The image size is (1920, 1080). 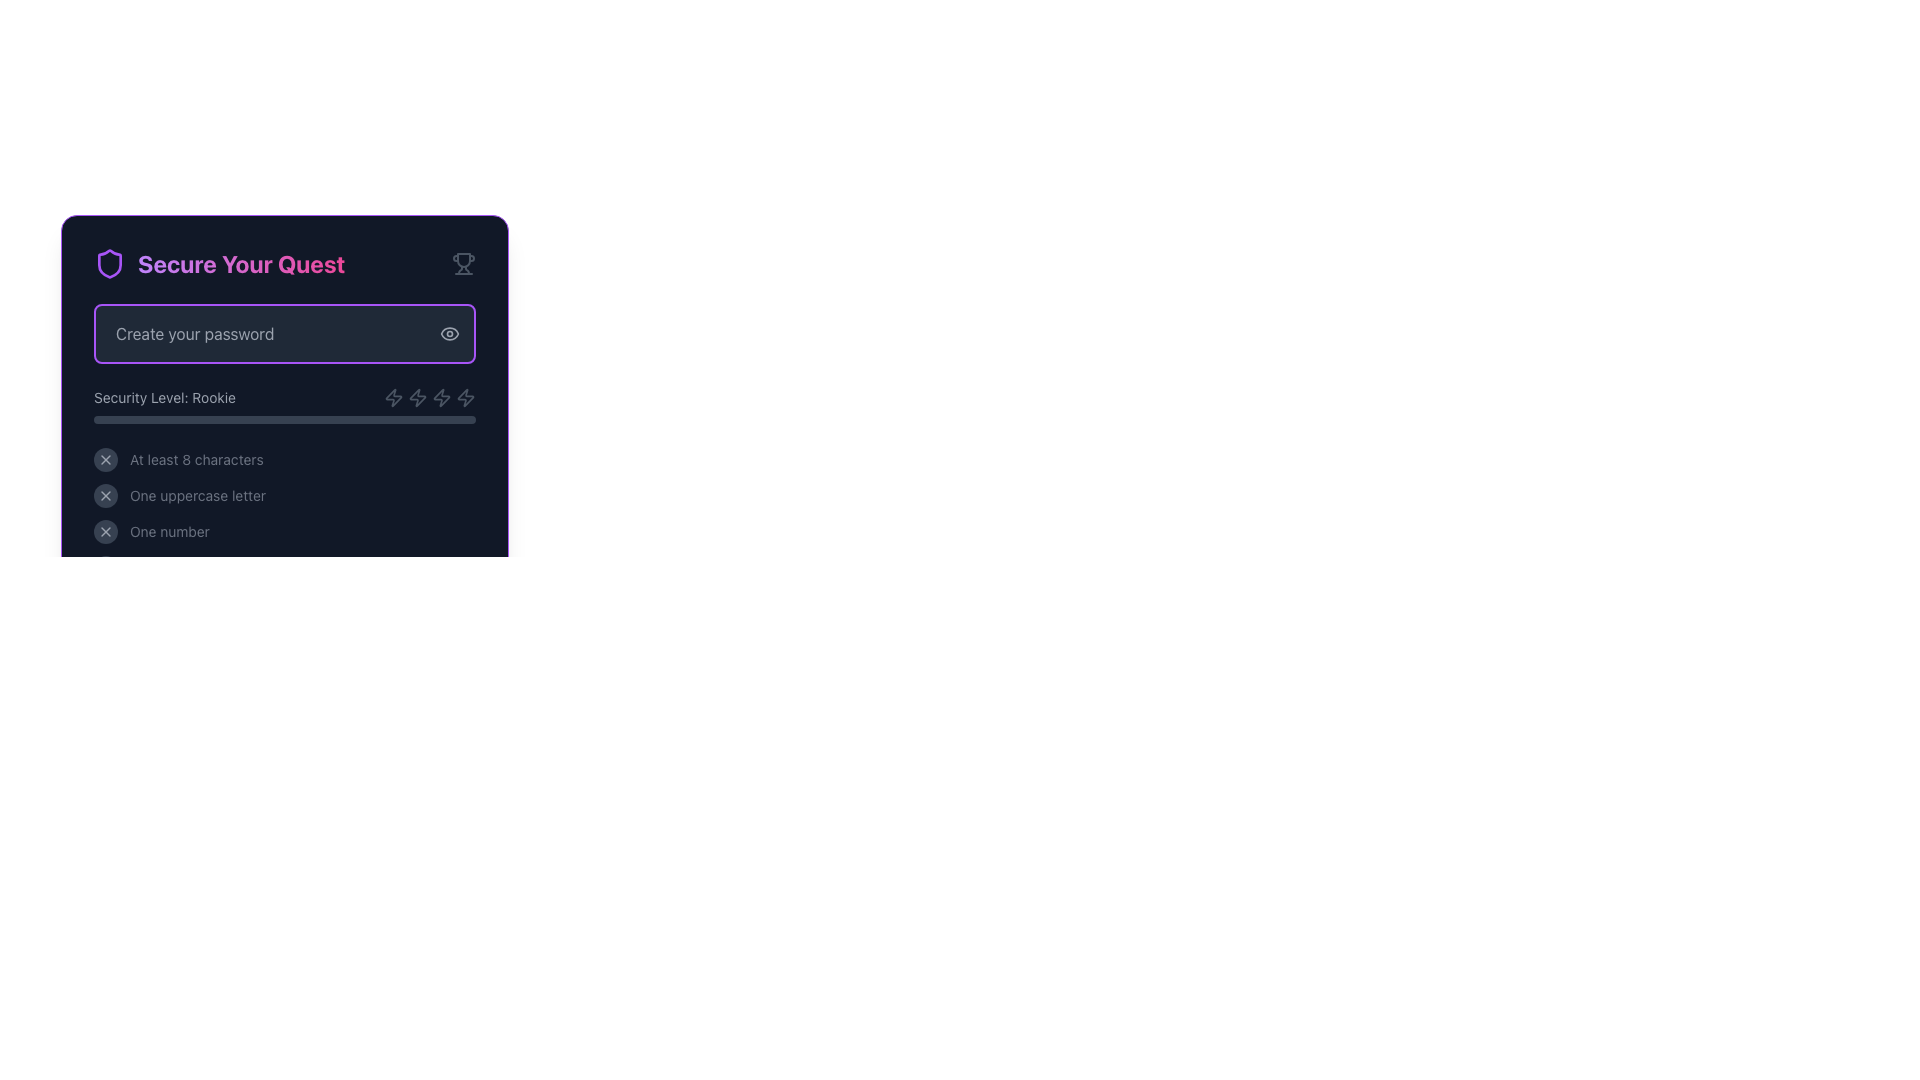 I want to click on the bold text heading with a gradient from purple to pink, which is accompanied by a purple shield icon on the left and a trophy icon on the right, so click(x=219, y=262).